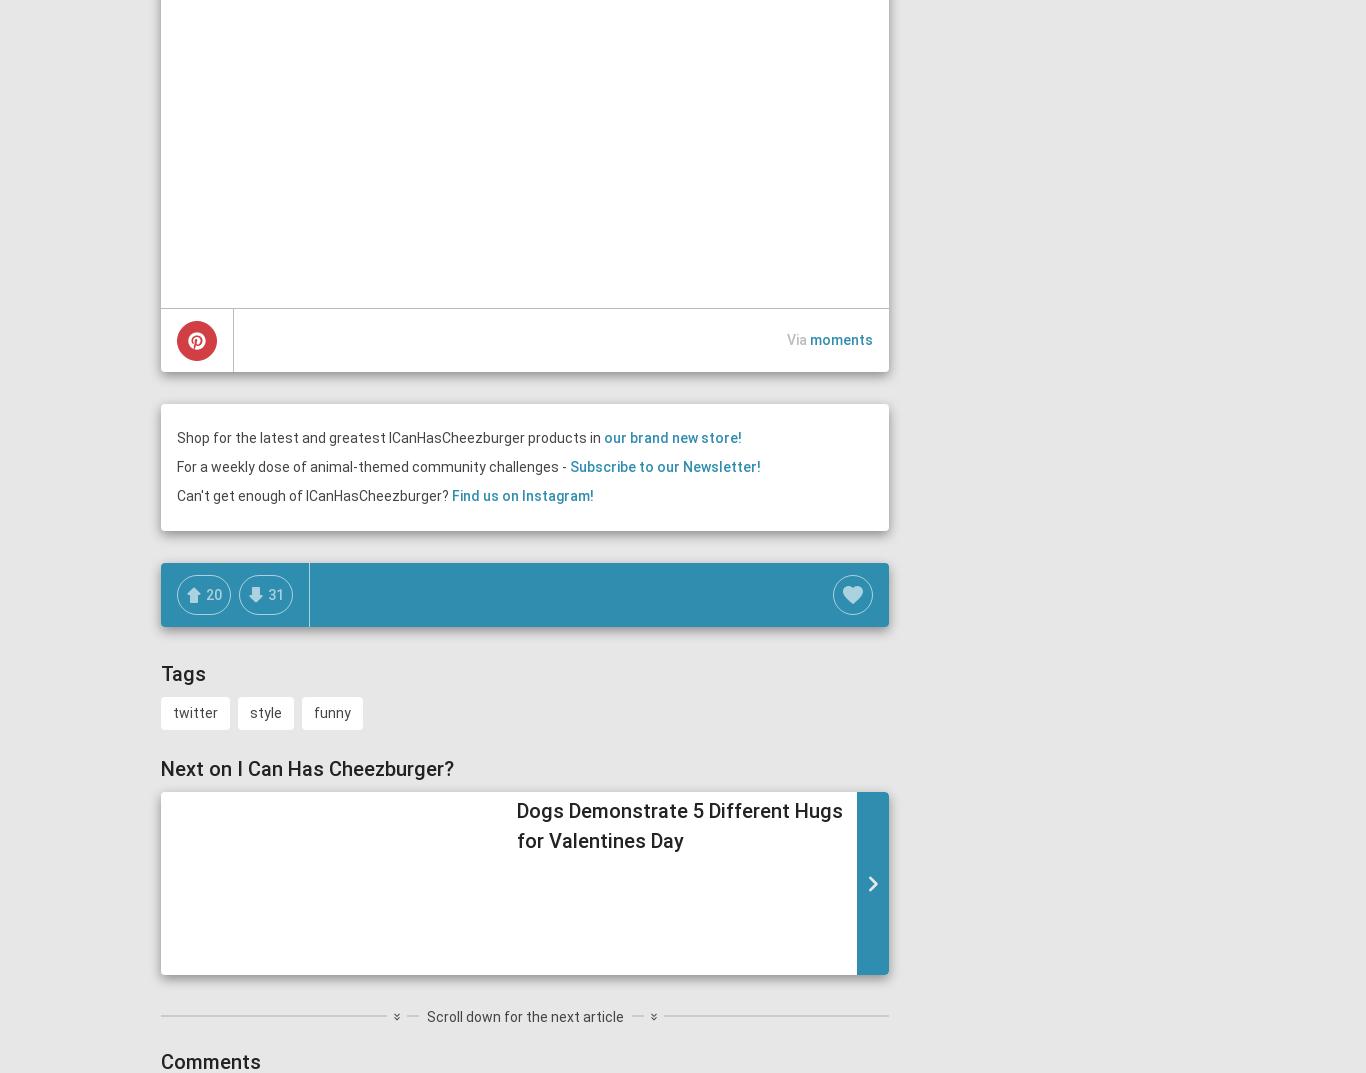 The width and height of the screenshot is (1366, 1073). What do you see at coordinates (171, 713) in the screenshot?
I see `'twitter'` at bounding box center [171, 713].